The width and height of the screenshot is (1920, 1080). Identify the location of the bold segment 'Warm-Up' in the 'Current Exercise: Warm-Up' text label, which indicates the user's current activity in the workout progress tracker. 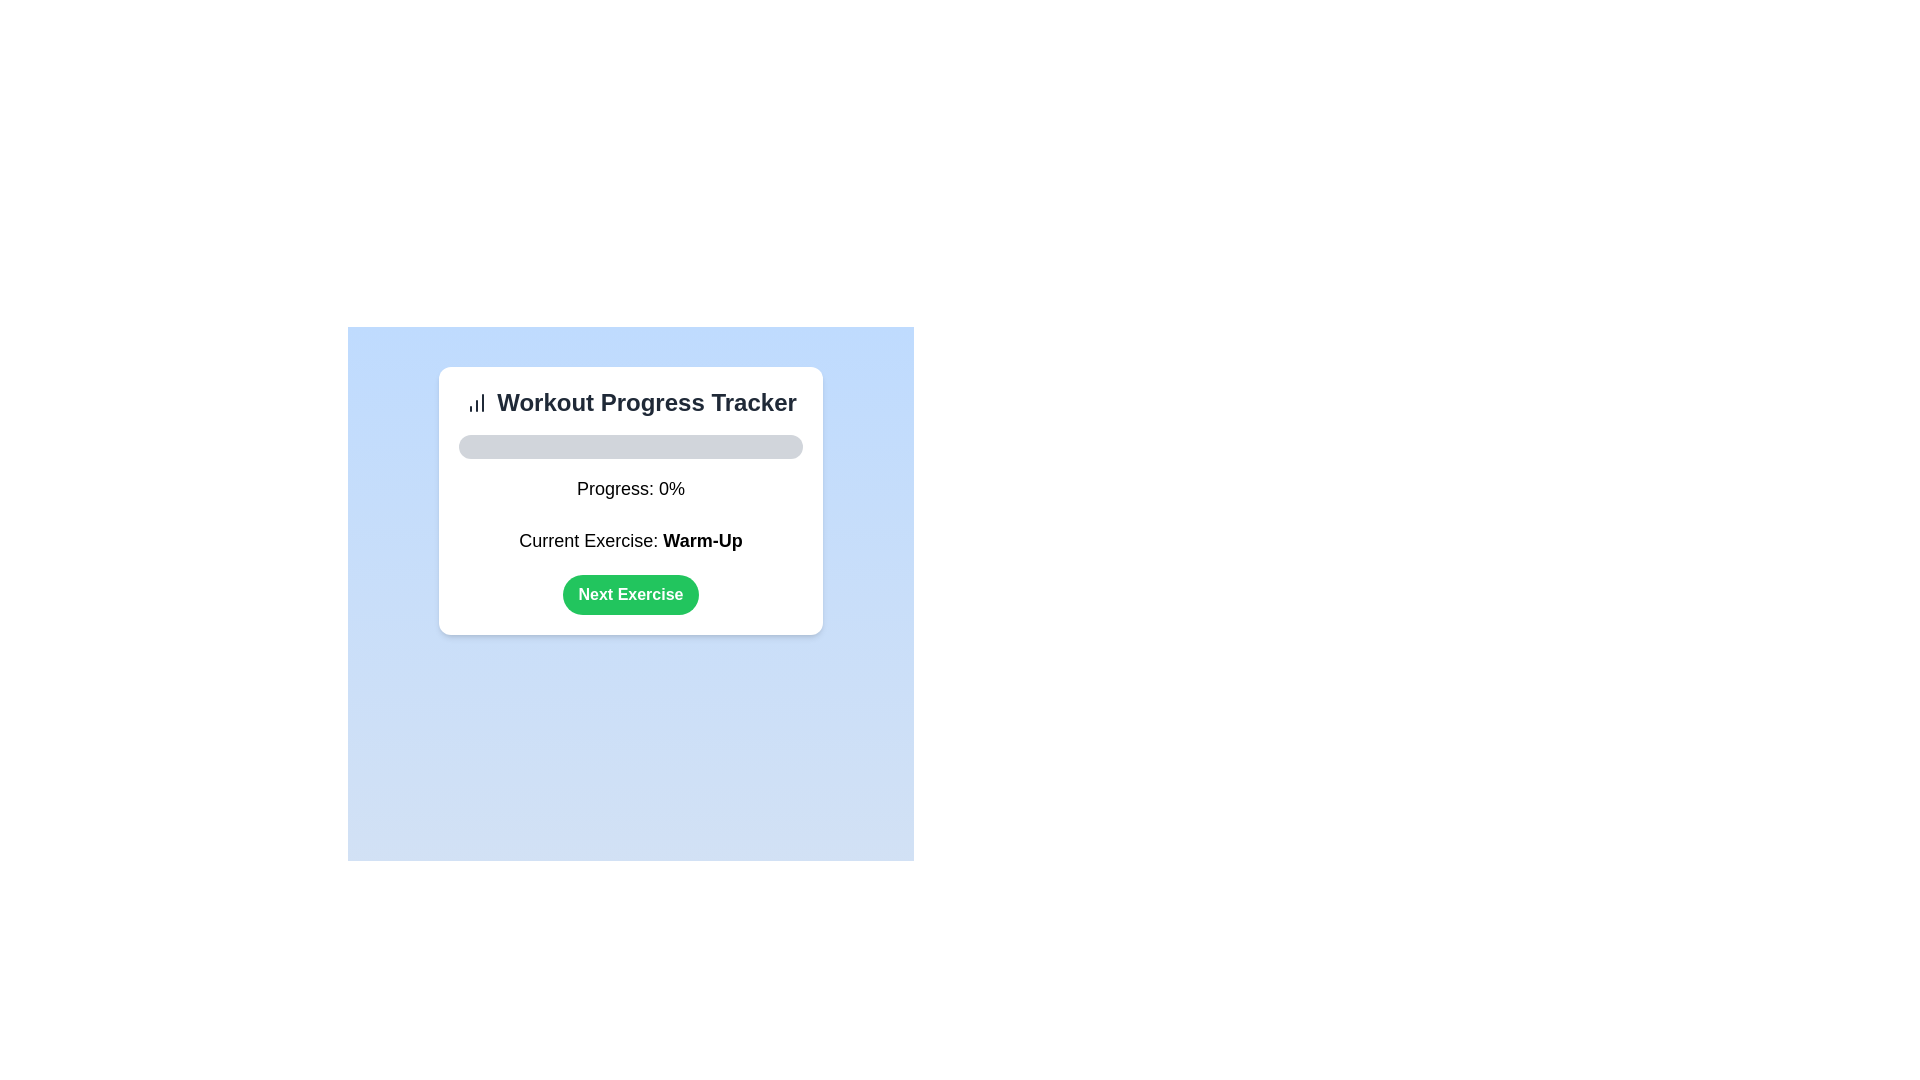
(703, 540).